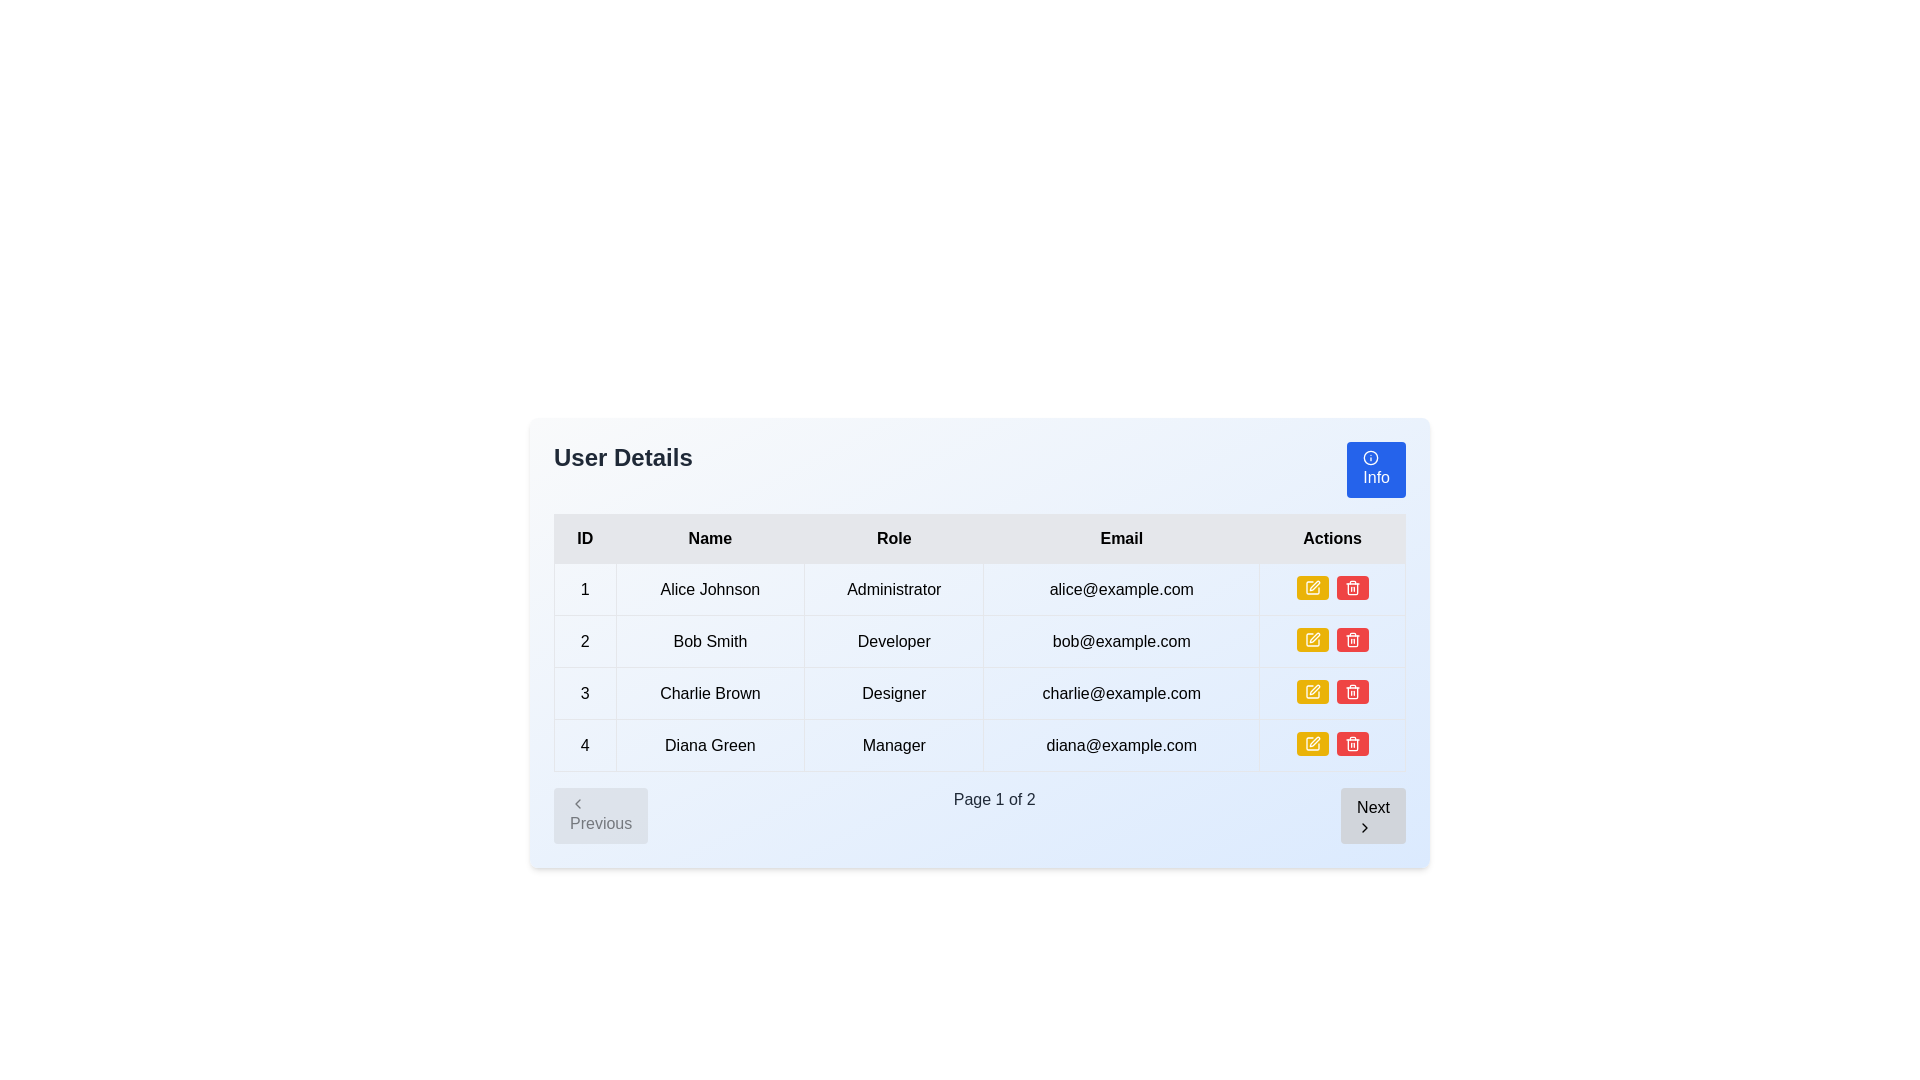  What do you see at coordinates (994, 816) in the screenshot?
I see `the static text label that displays the current page number and total number of pages in the navigational footer, located centrally between the 'Previous' and 'Next' buttons` at bounding box center [994, 816].